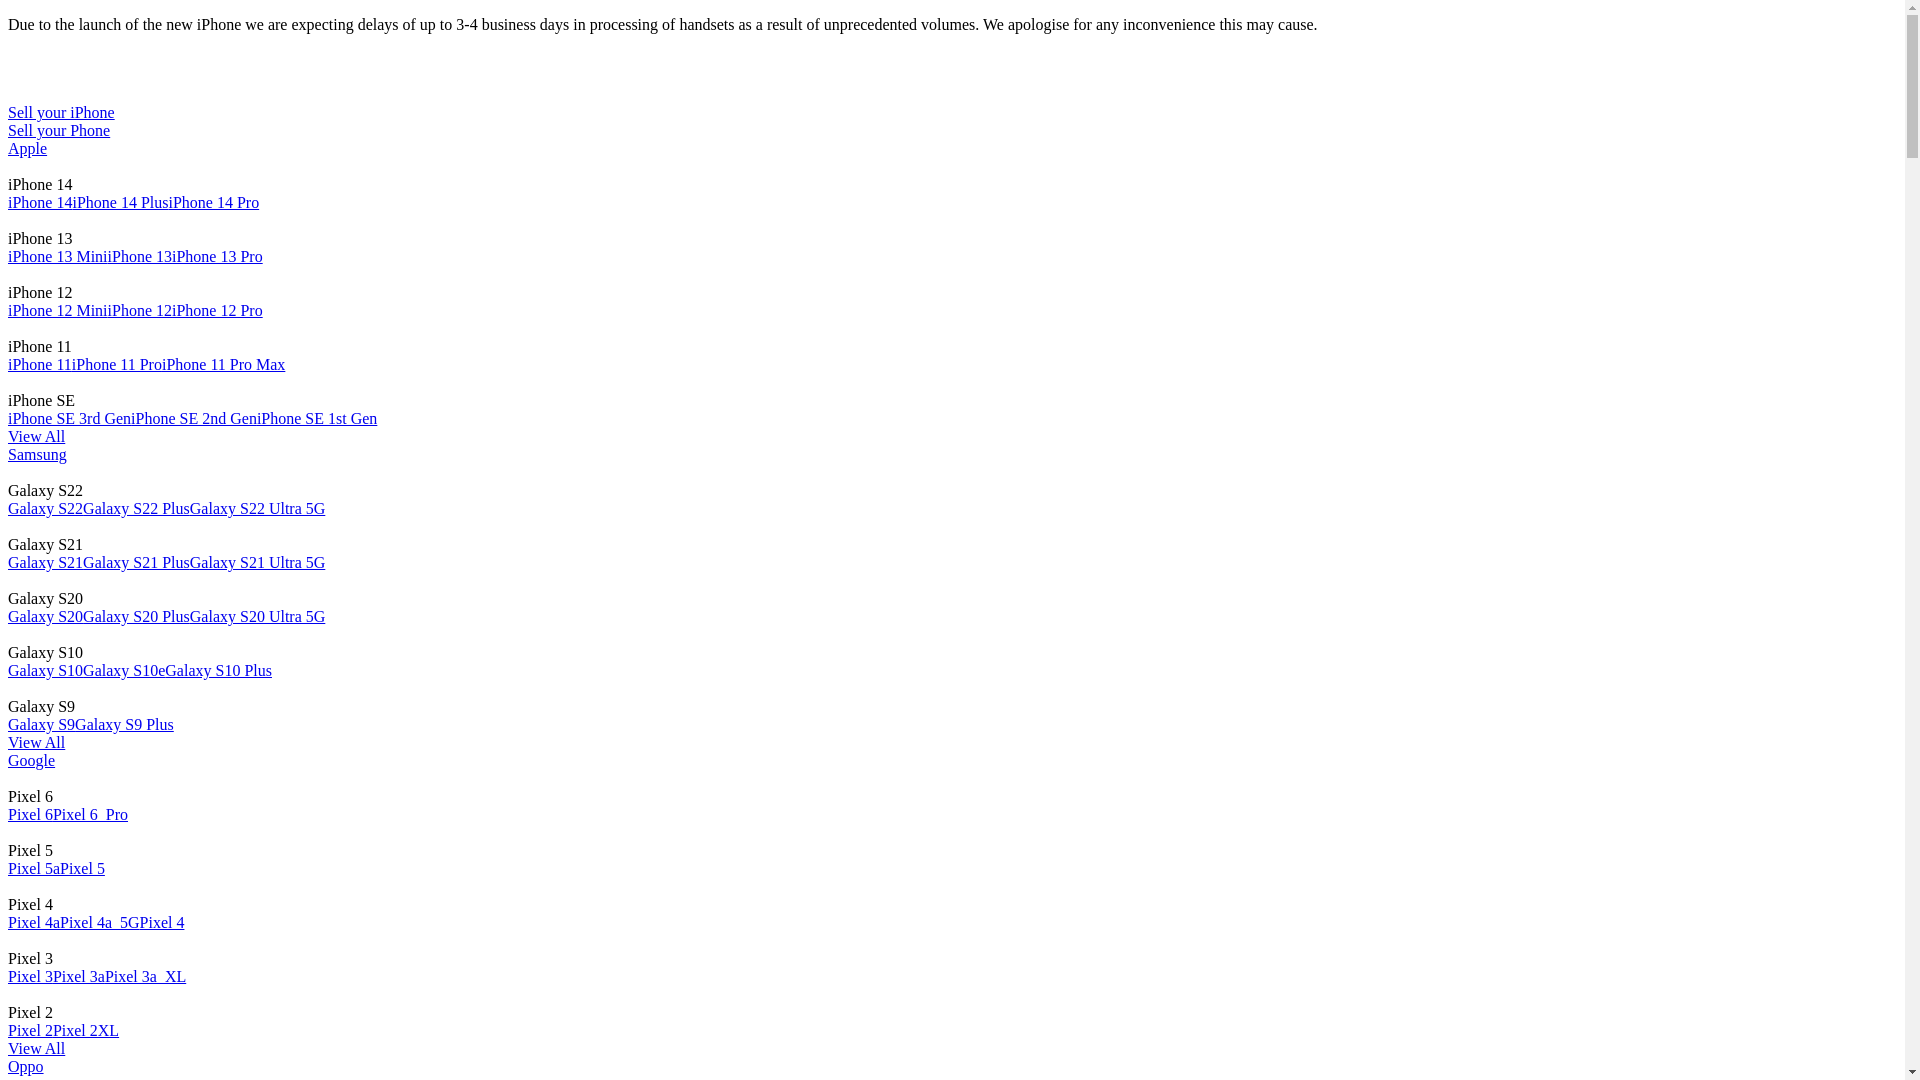  What do you see at coordinates (256, 417) in the screenshot?
I see `'iPhone SE 1st Gen'` at bounding box center [256, 417].